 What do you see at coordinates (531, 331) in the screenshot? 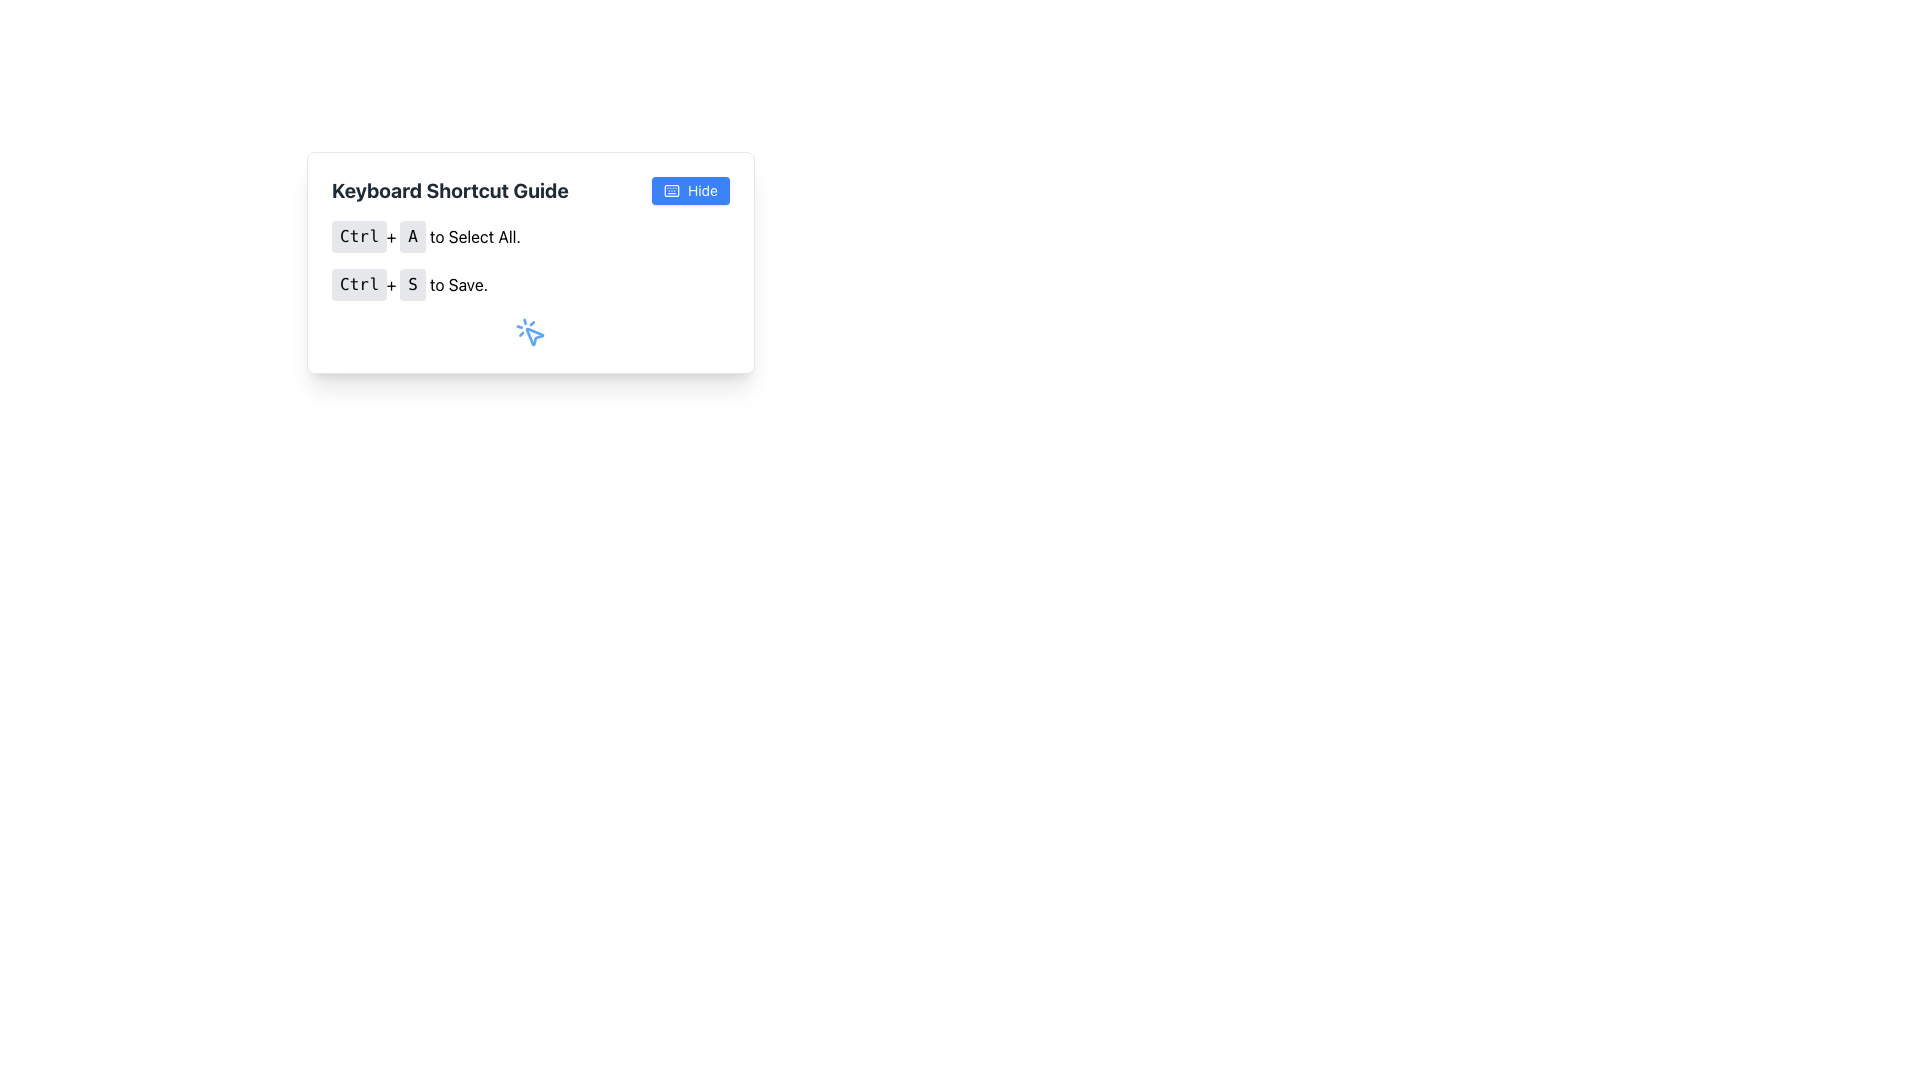
I see `the decorative graphic located at the bottom of the 'Keyboard Shortcut Guide' card, which is visually centered and serves to indicate an interaction point` at bounding box center [531, 331].